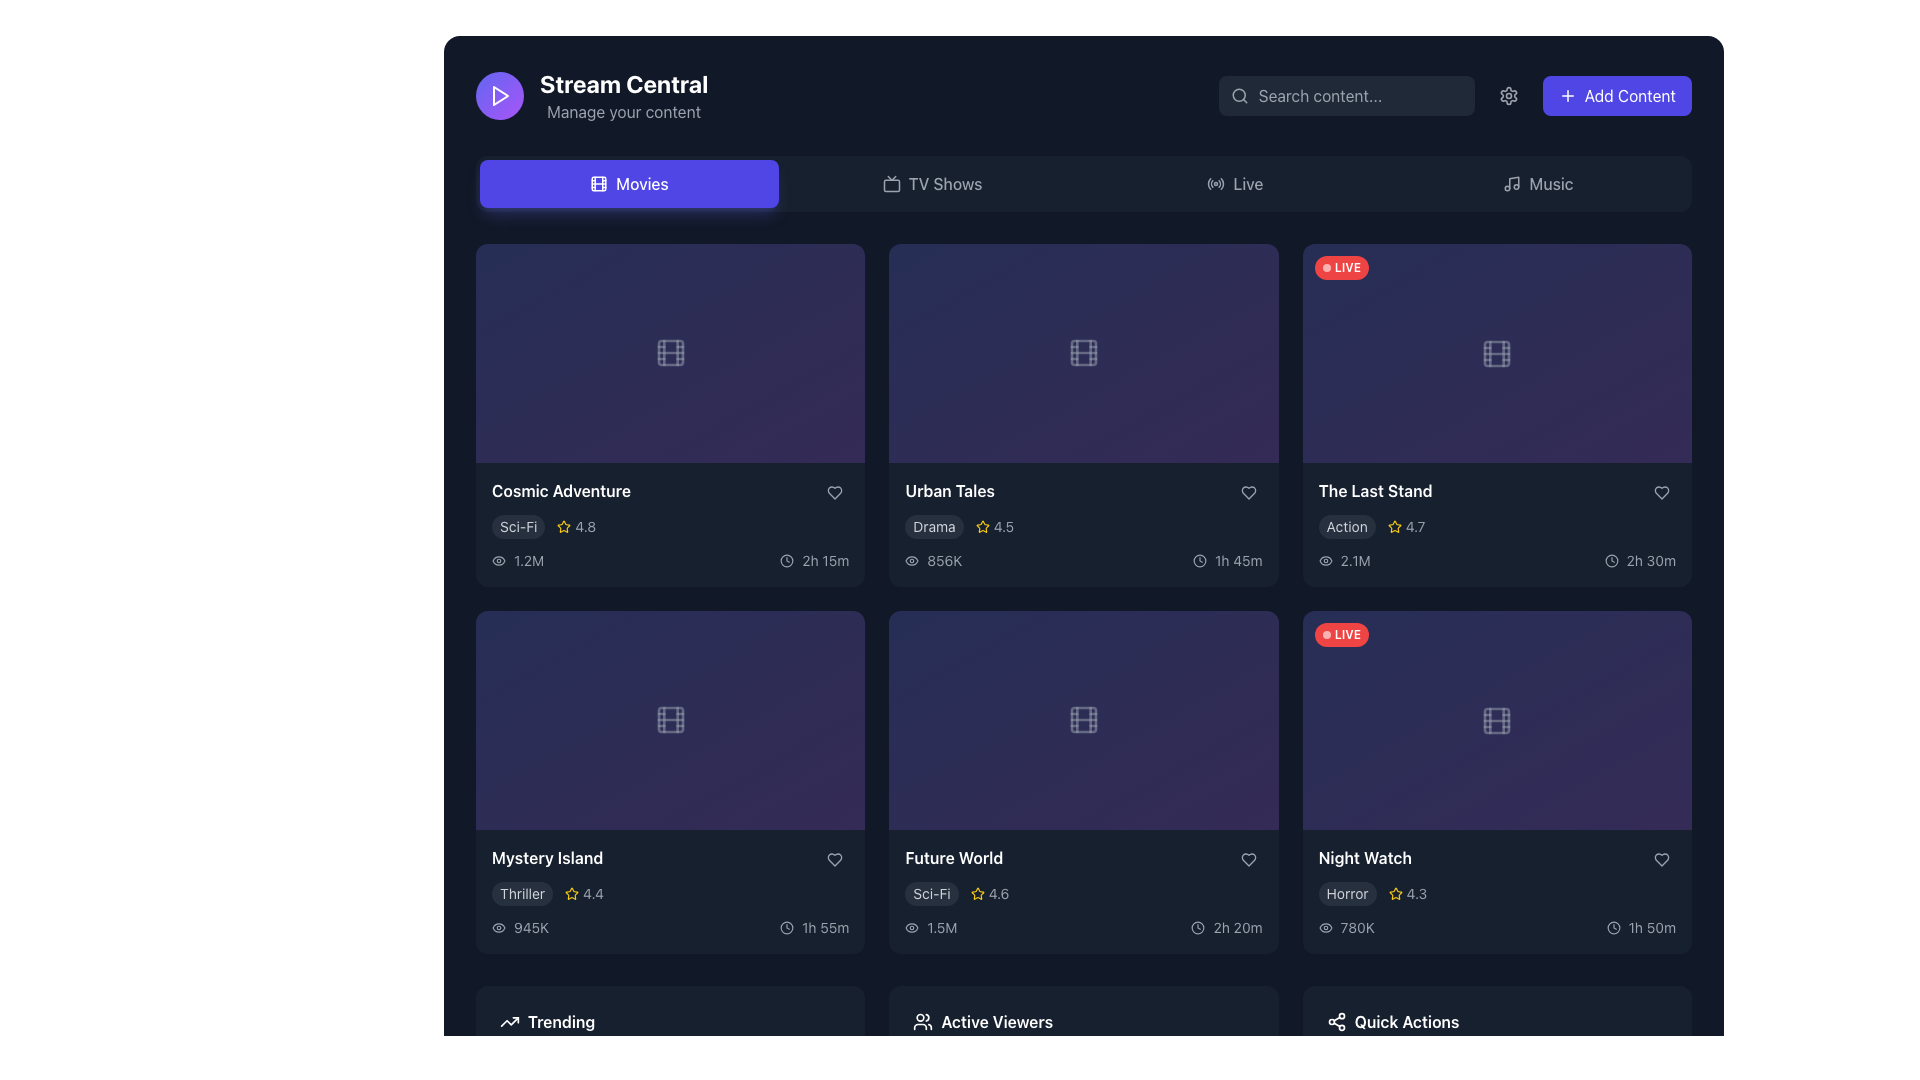 This screenshot has width=1920, height=1080. What do you see at coordinates (1497, 720) in the screenshot?
I see `the media icon in the second row of the rightmost column of the grid in the 'Movies' section, centered within the card labeled 'Night Watch'` at bounding box center [1497, 720].